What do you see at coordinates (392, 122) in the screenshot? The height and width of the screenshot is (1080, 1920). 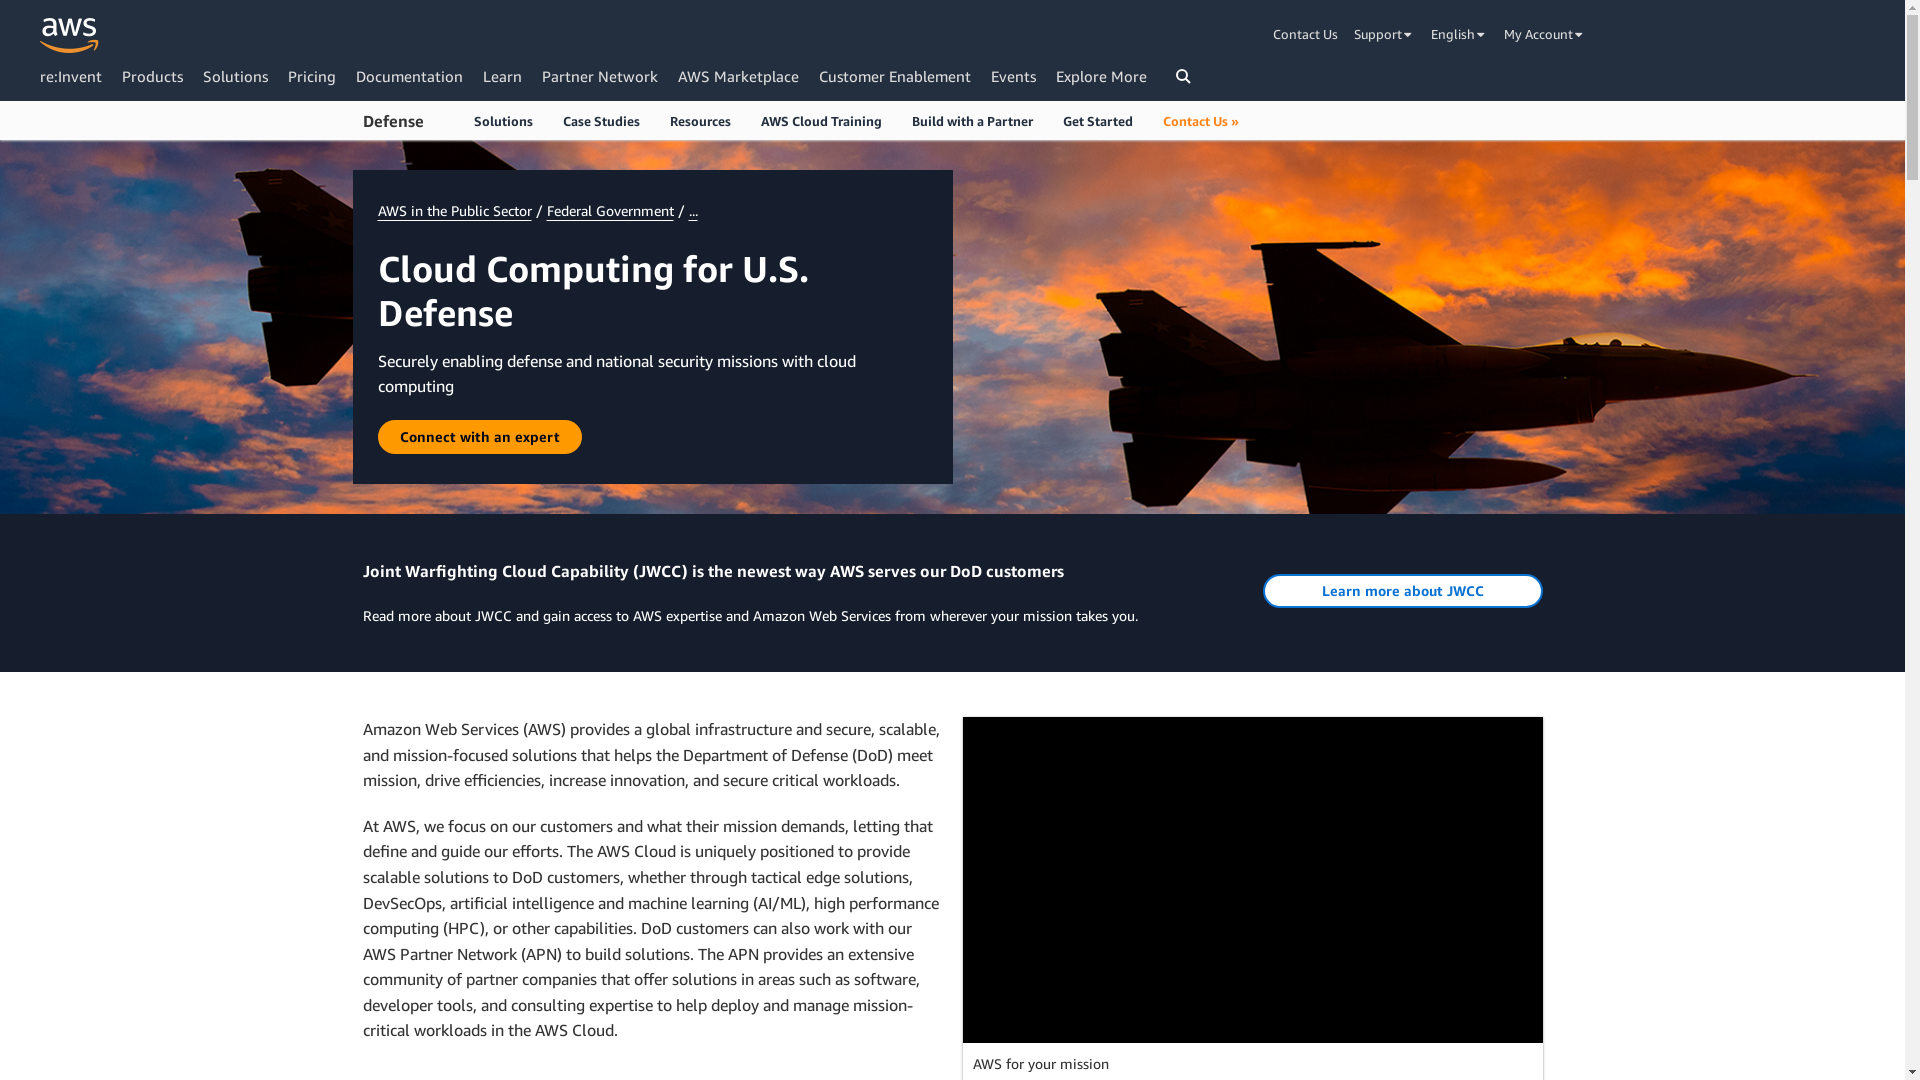 I see `'Defense'` at bounding box center [392, 122].